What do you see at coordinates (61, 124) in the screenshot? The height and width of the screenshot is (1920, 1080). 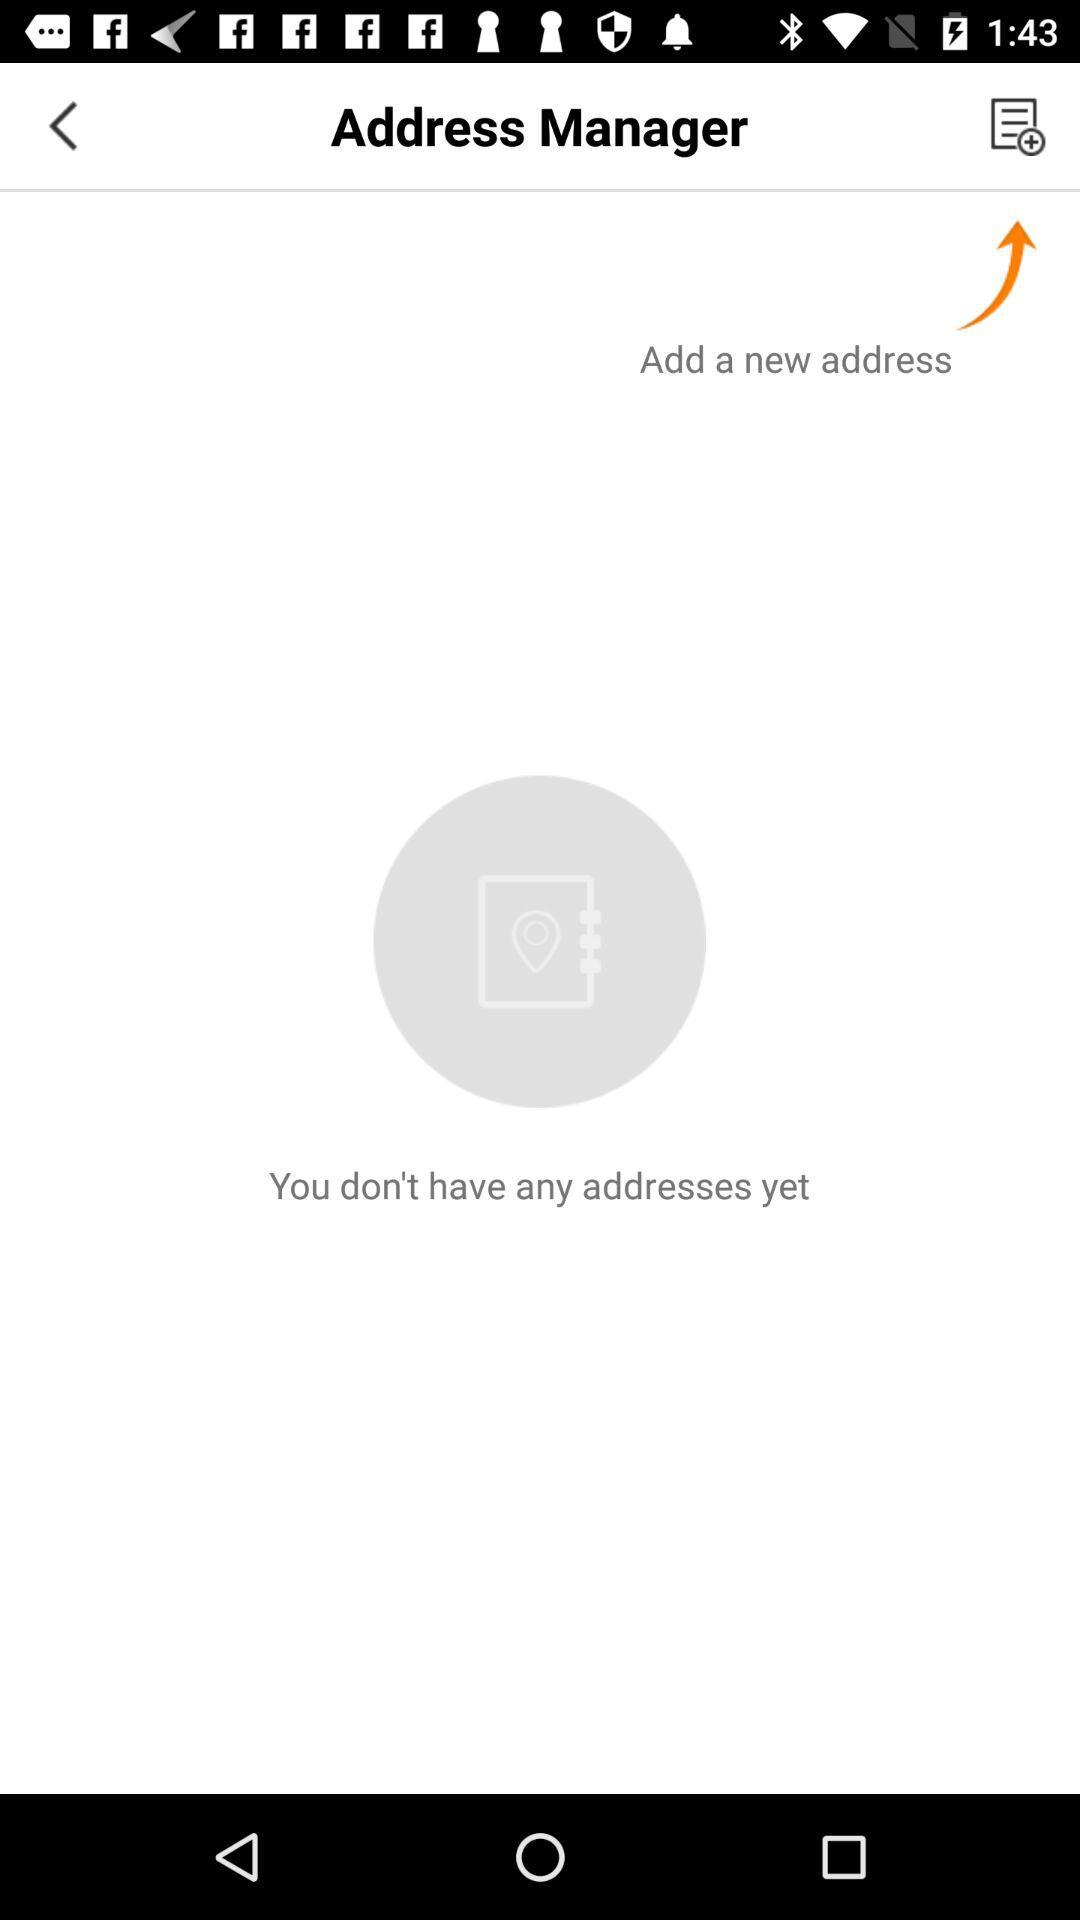 I see `the item to the left of the address manager app` at bounding box center [61, 124].